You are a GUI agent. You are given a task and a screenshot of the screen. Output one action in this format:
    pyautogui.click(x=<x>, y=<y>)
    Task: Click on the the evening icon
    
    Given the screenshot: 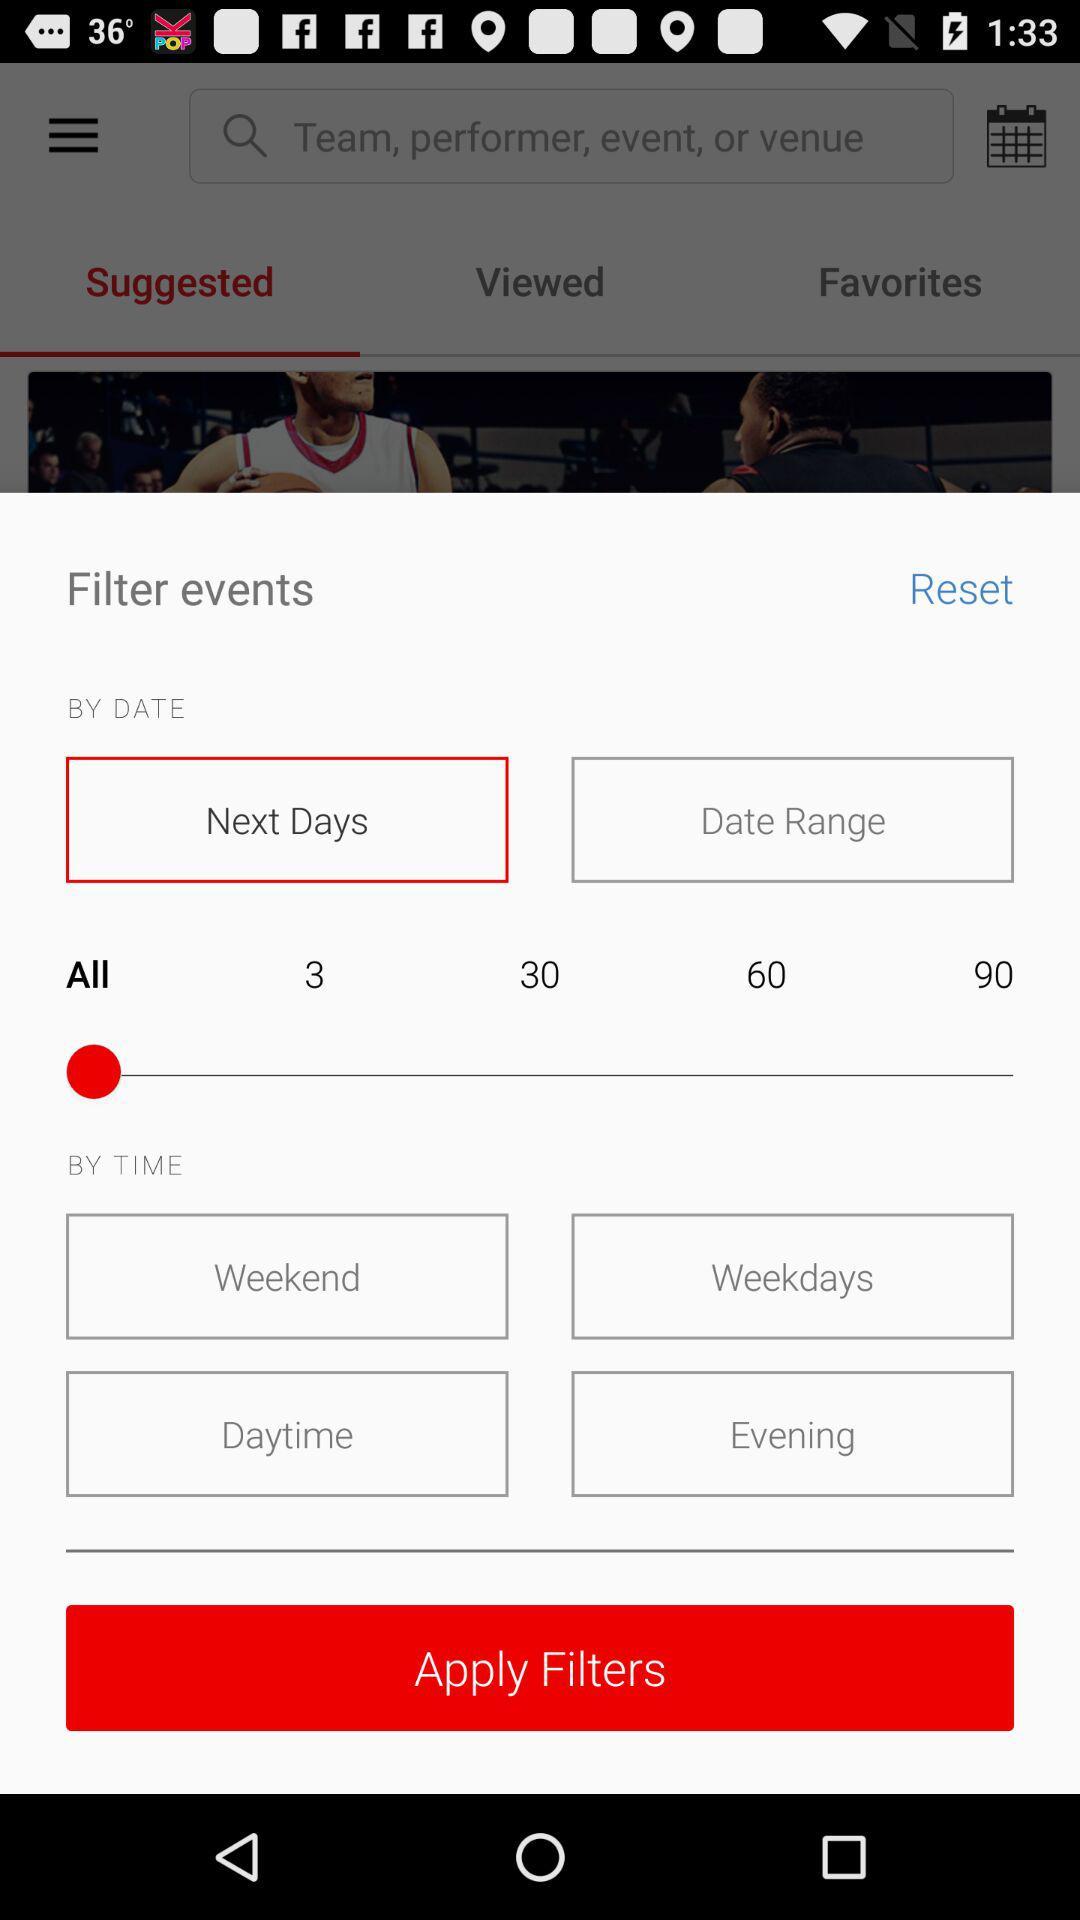 What is the action you would take?
    pyautogui.click(x=791, y=1433)
    